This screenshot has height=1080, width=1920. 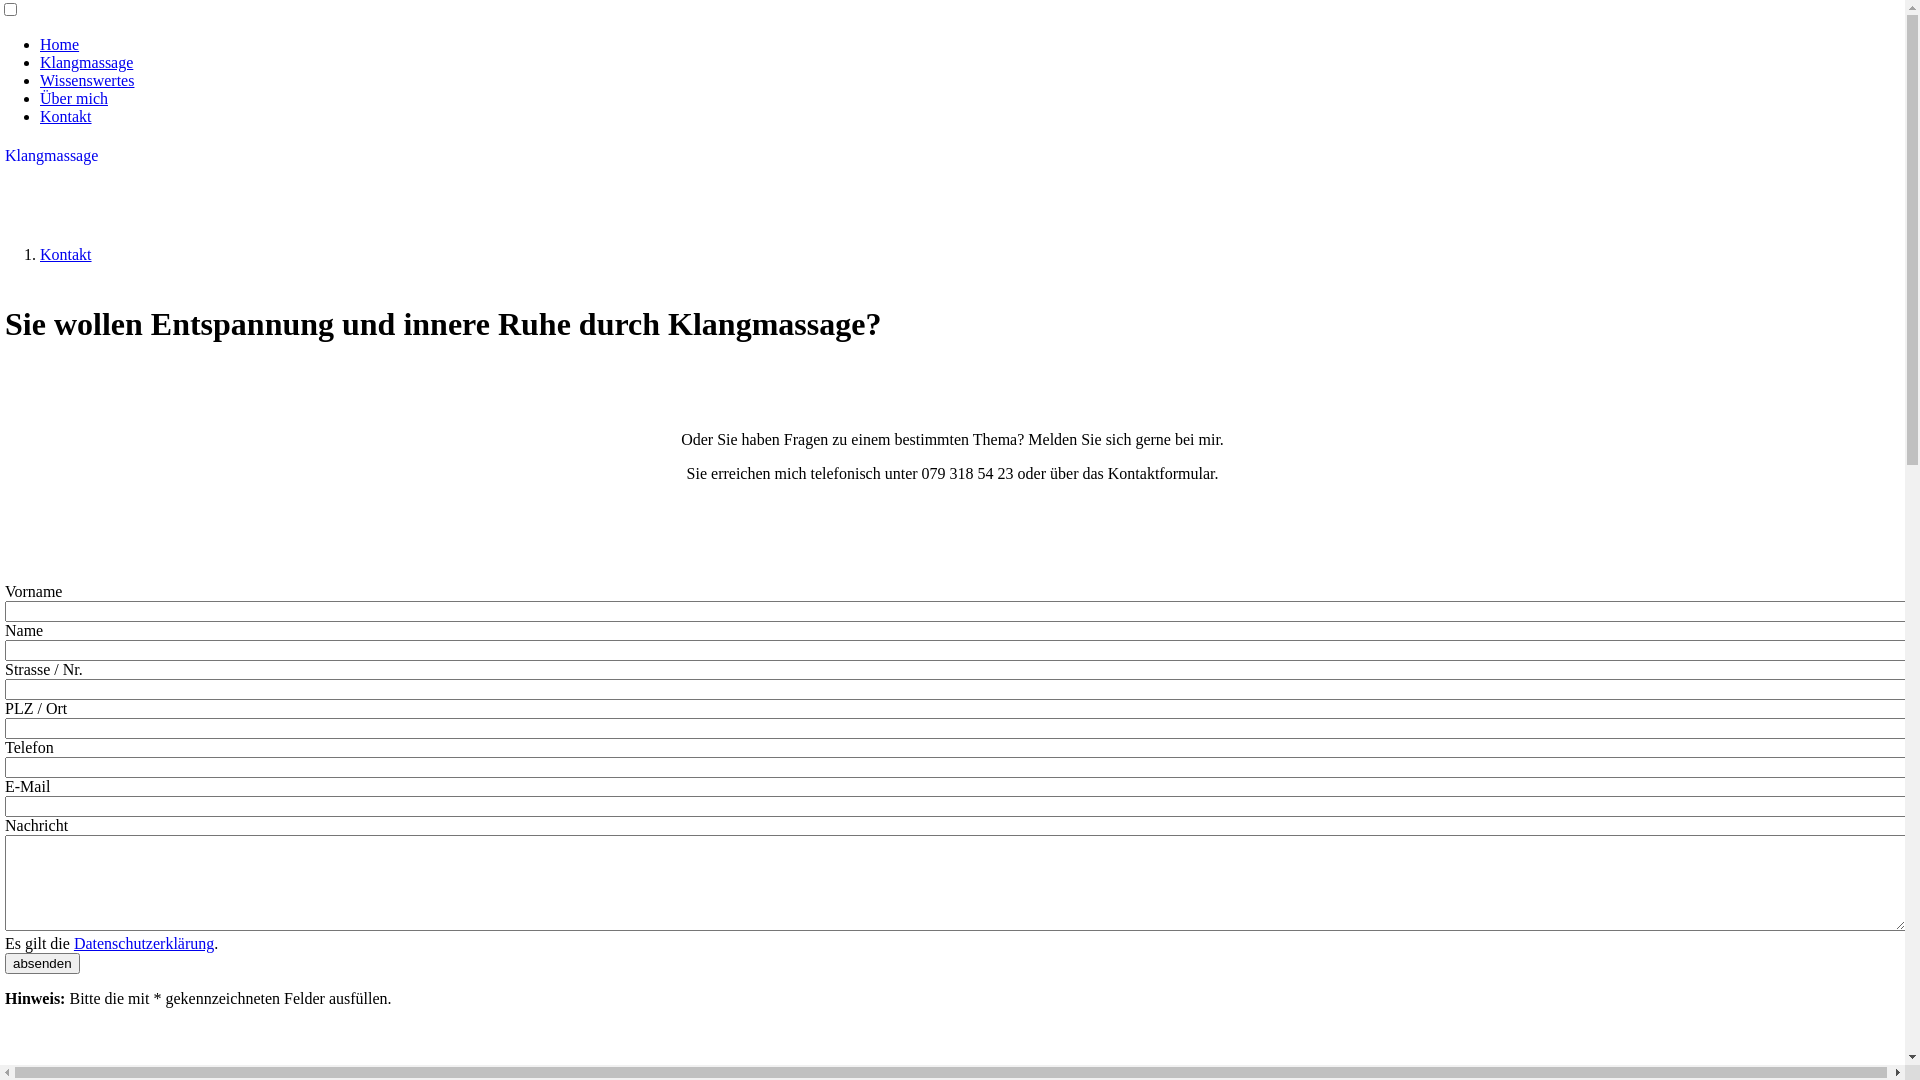 I want to click on 'Klangmassage', so click(x=85, y=61).